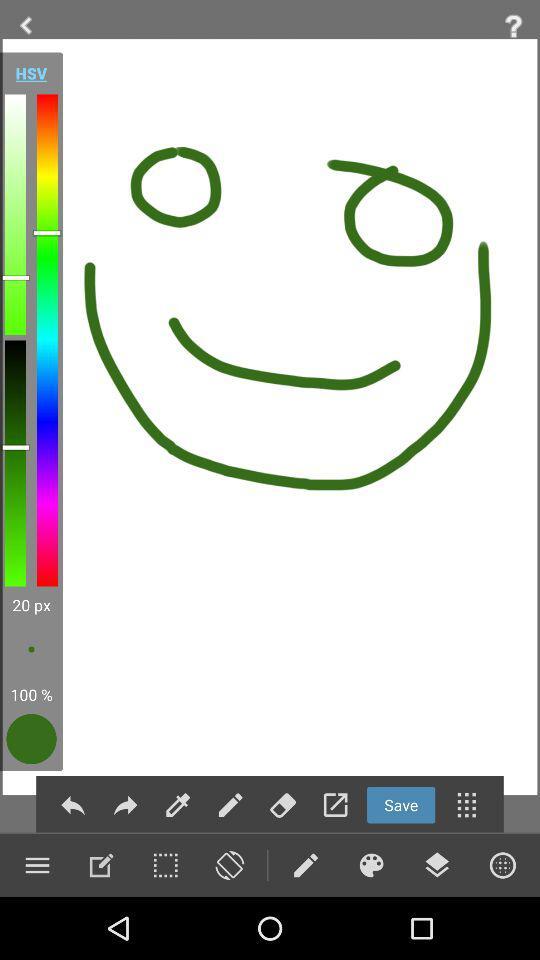 The width and height of the screenshot is (540, 960). What do you see at coordinates (370, 864) in the screenshot?
I see `painting` at bounding box center [370, 864].